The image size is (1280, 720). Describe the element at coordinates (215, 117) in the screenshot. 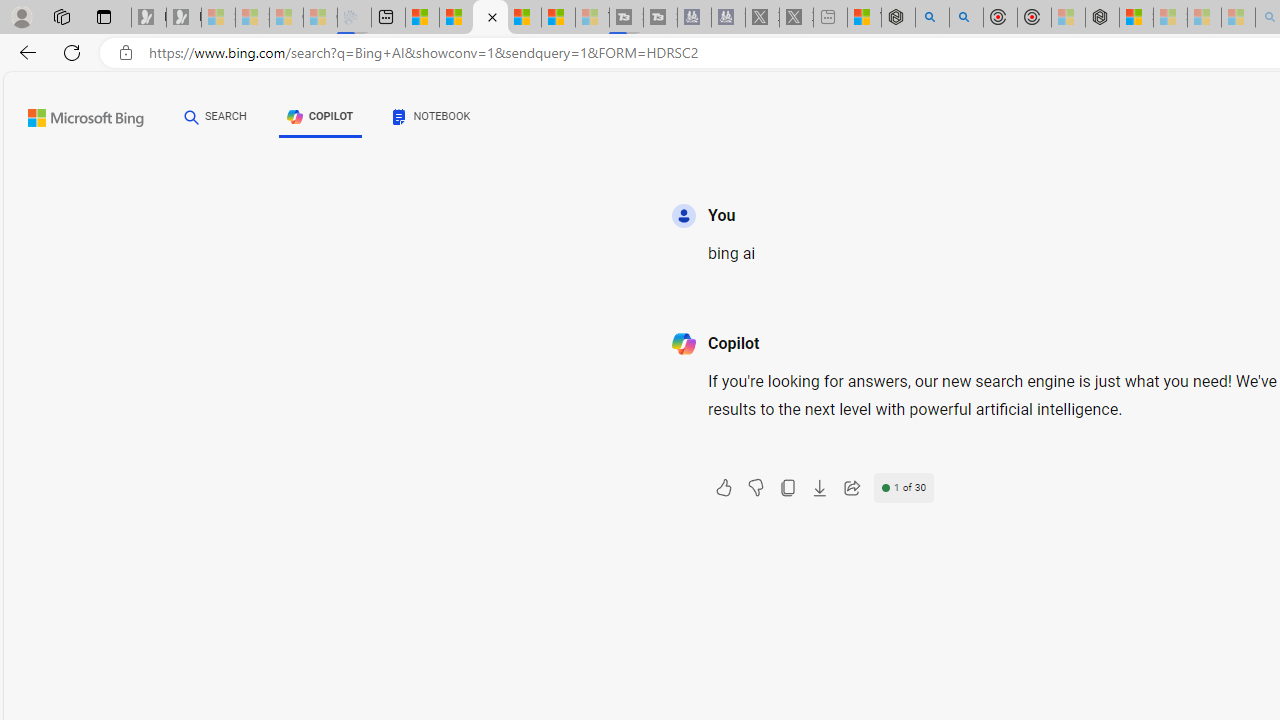

I see `'SEARCH'` at that location.